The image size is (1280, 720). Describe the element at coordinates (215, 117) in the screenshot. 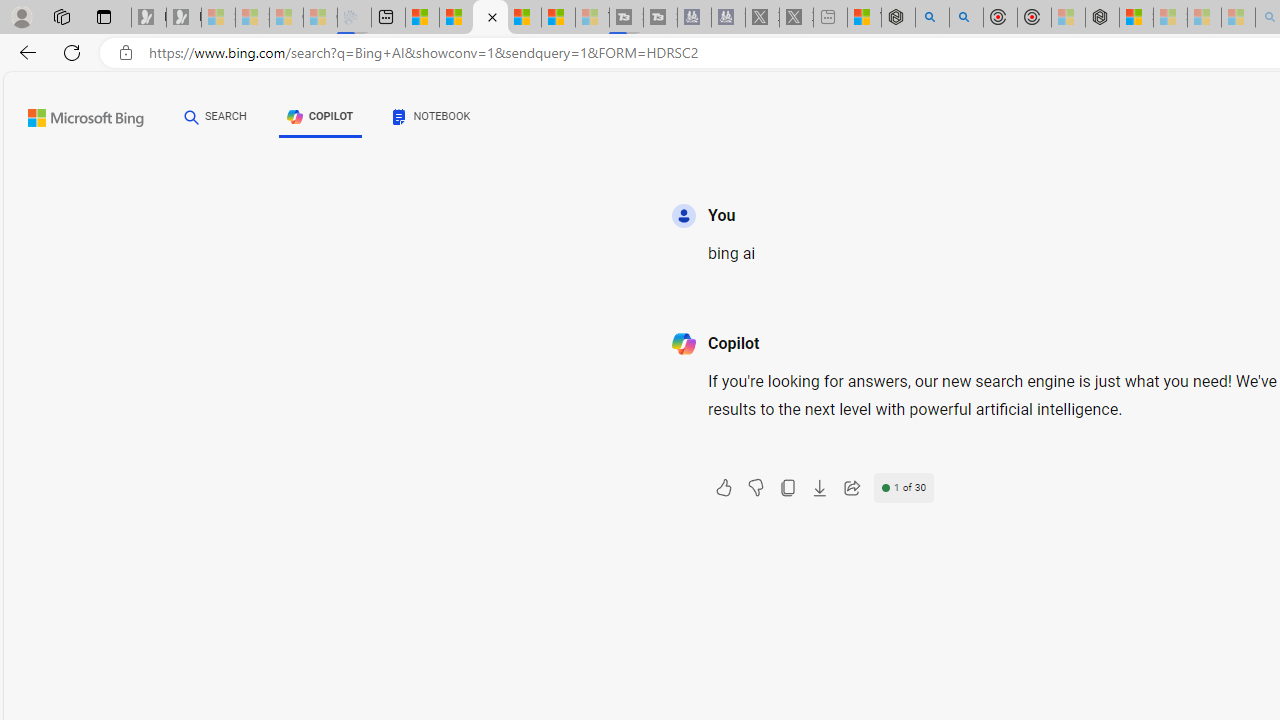

I see `'SEARCH'` at that location.